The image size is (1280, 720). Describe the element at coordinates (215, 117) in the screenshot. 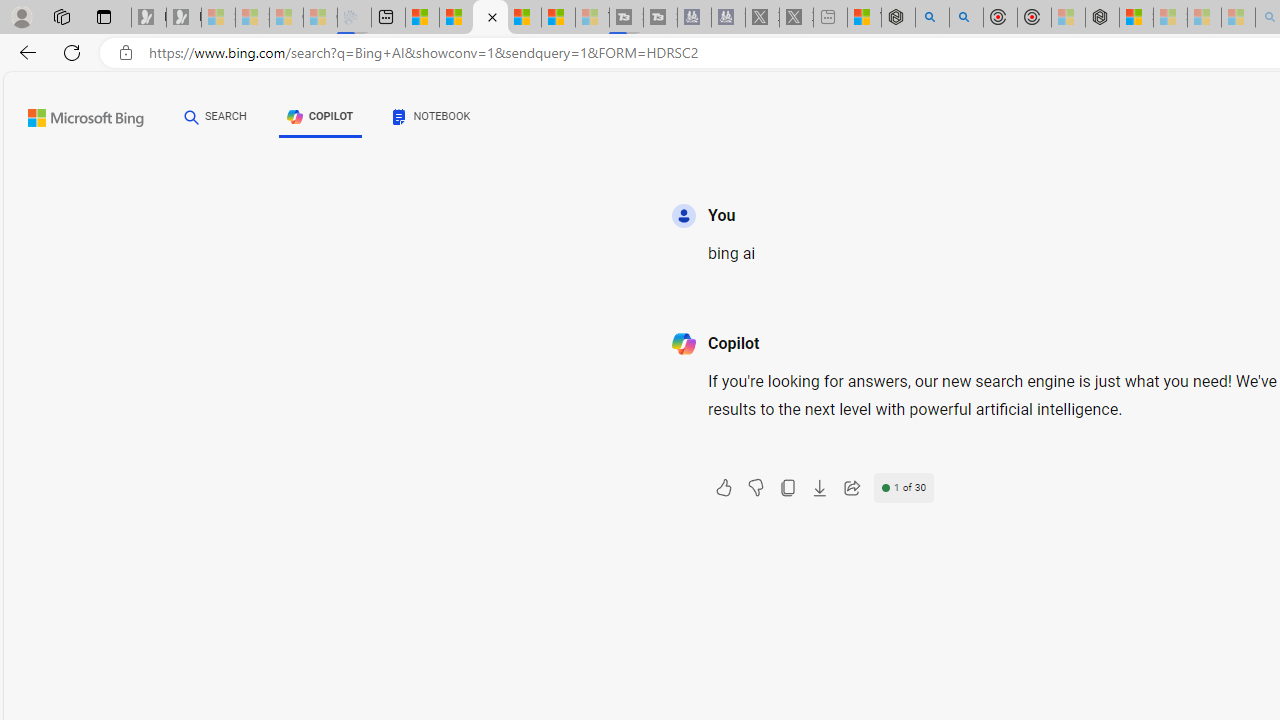

I see `'SEARCH'` at that location.